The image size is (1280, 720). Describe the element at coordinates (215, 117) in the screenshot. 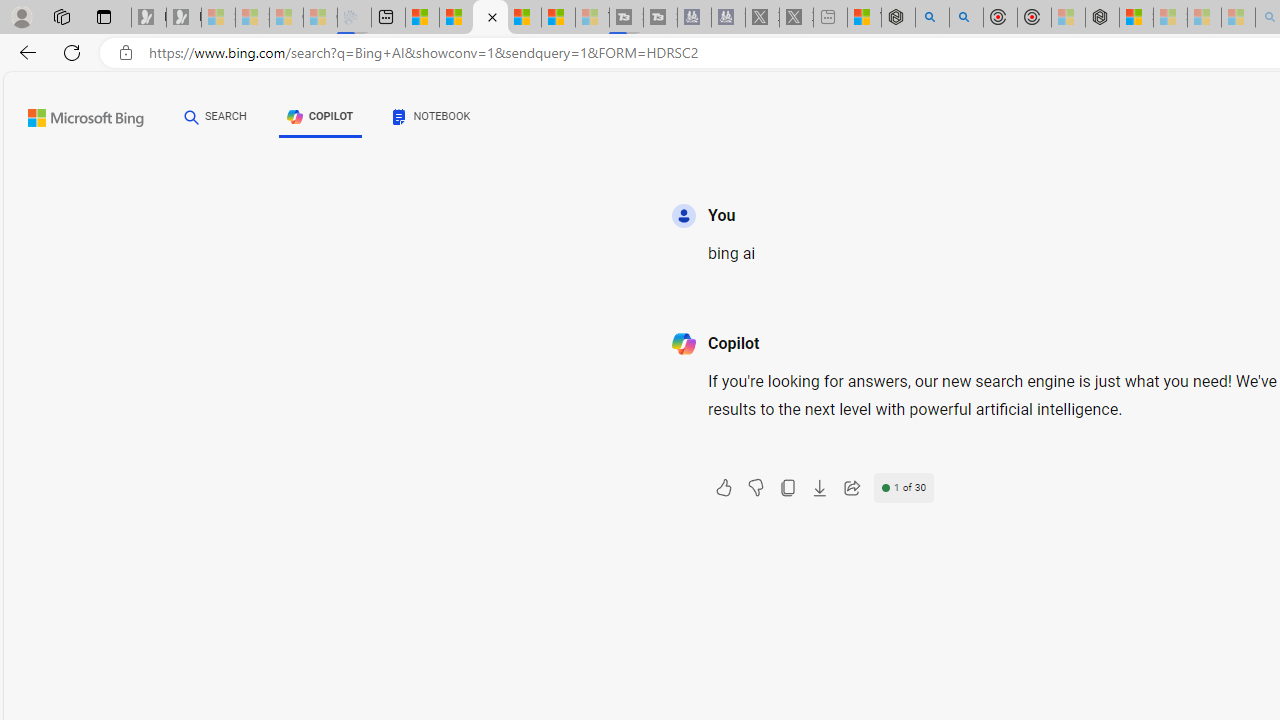

I see `'SEARCH'` at that location.